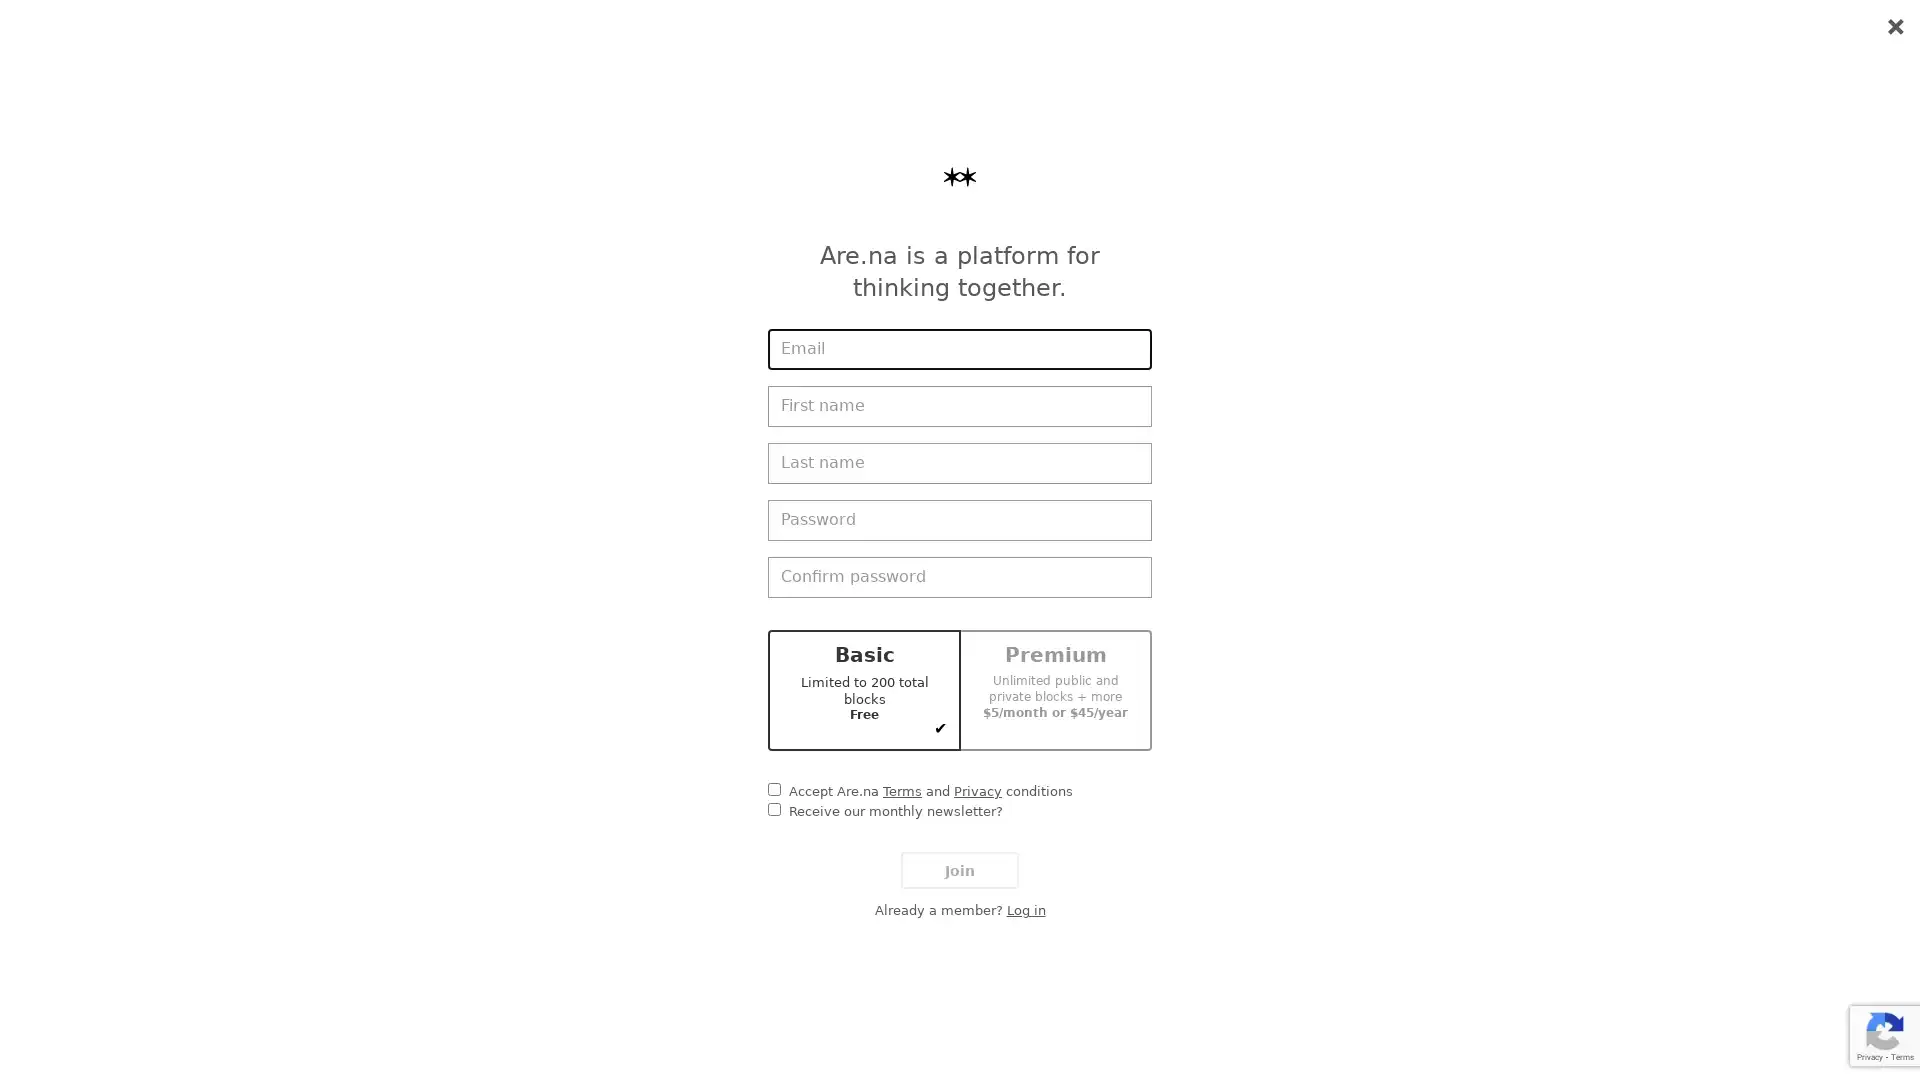  Describe the element at coordinates (960, 869) in the screenshot. I see `Join` at that location.